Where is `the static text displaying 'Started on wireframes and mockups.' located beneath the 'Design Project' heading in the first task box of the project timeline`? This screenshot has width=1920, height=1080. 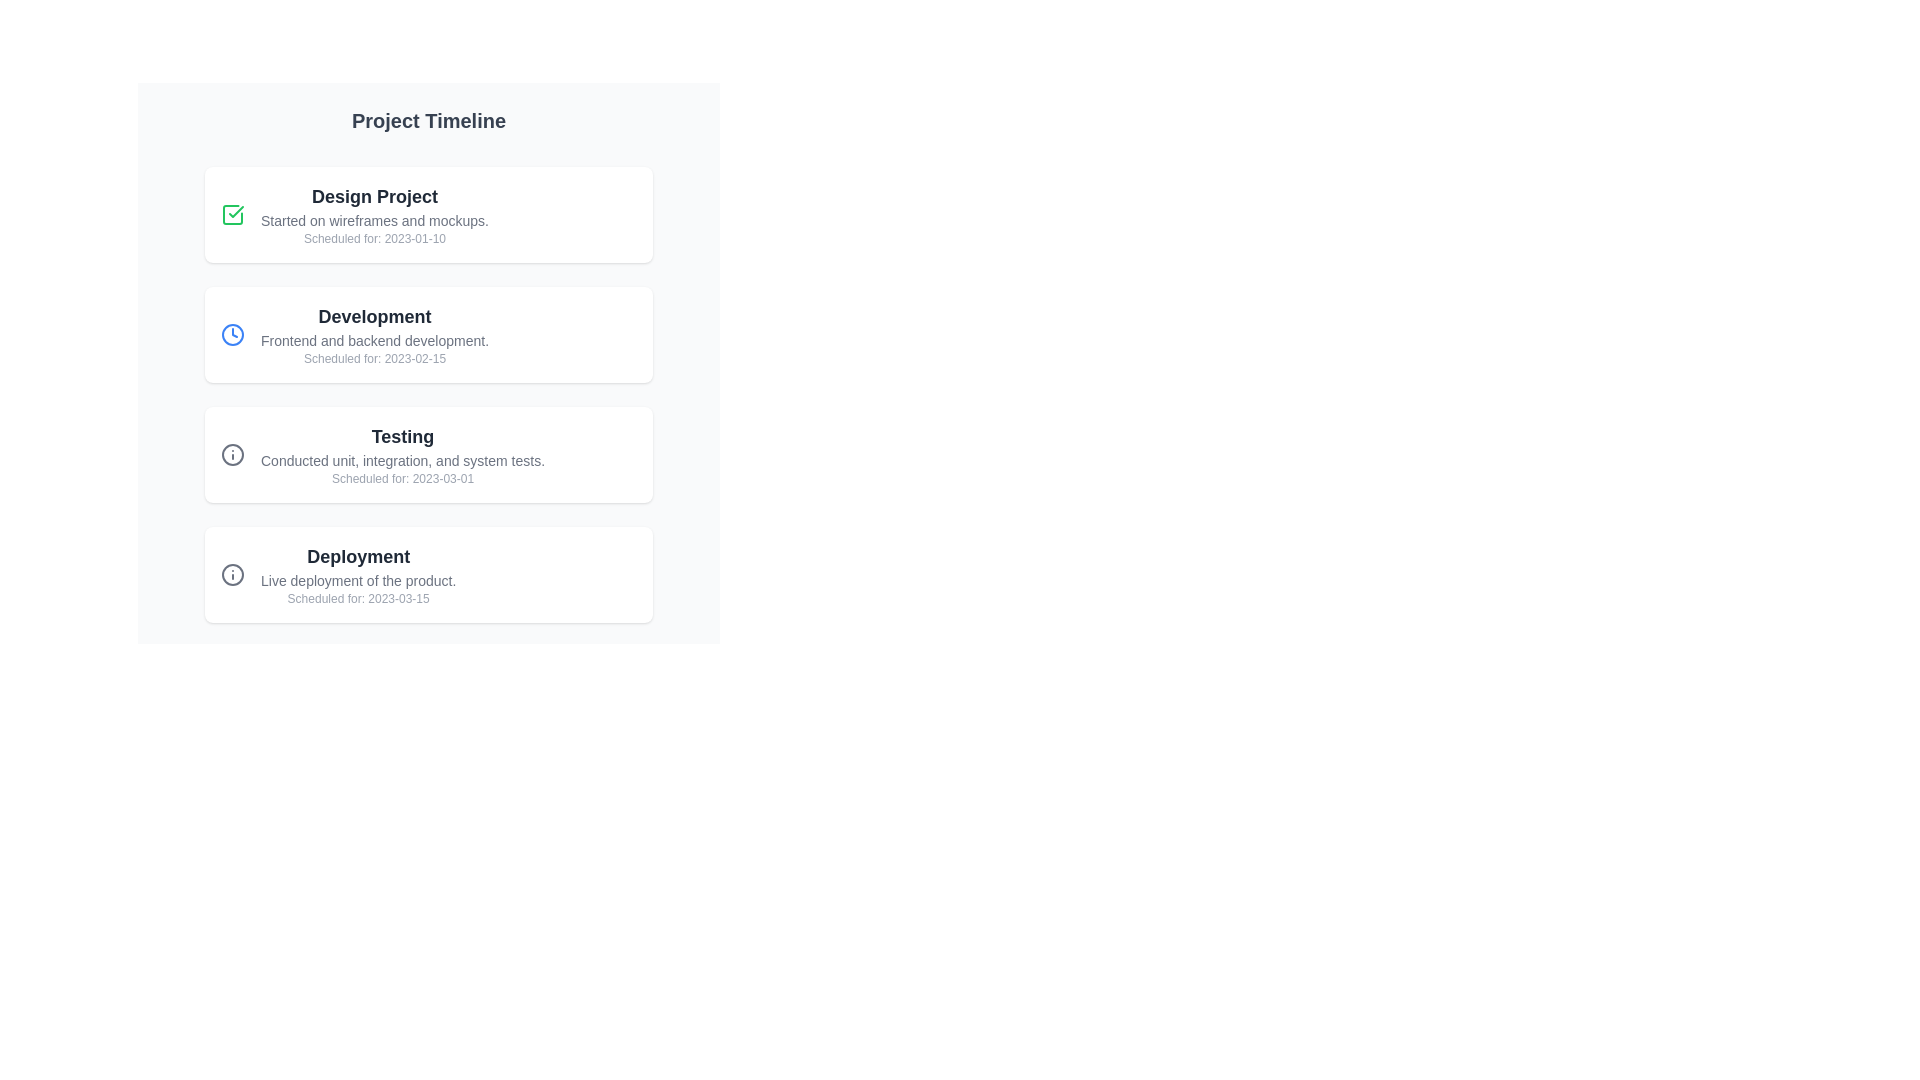 the static text displaying 'Started on wireframes and mockups.' located beneath the 'Design Project' heading in the first task box of the project timeline is located at coordinates (374, 220).